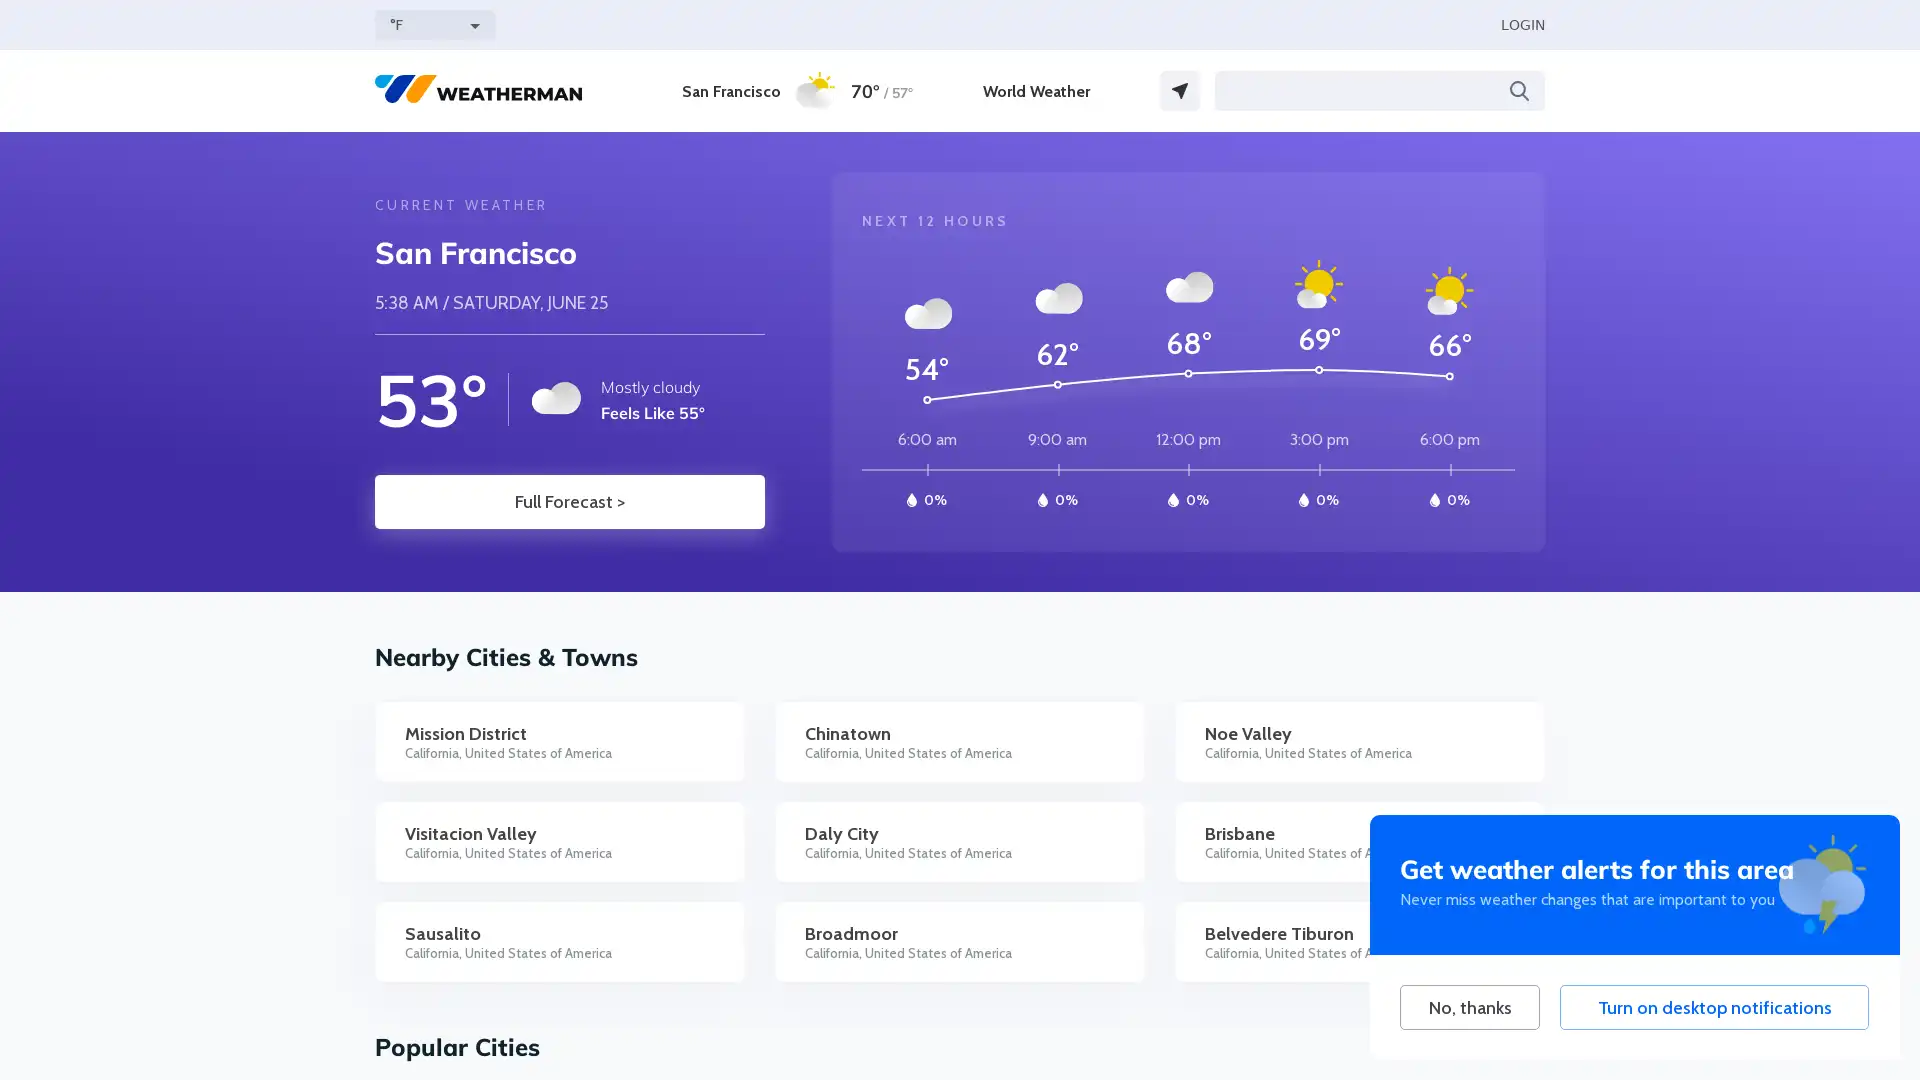 The image size is (1920, 1080). I want to click on LOGIN, so click(1521, 24).